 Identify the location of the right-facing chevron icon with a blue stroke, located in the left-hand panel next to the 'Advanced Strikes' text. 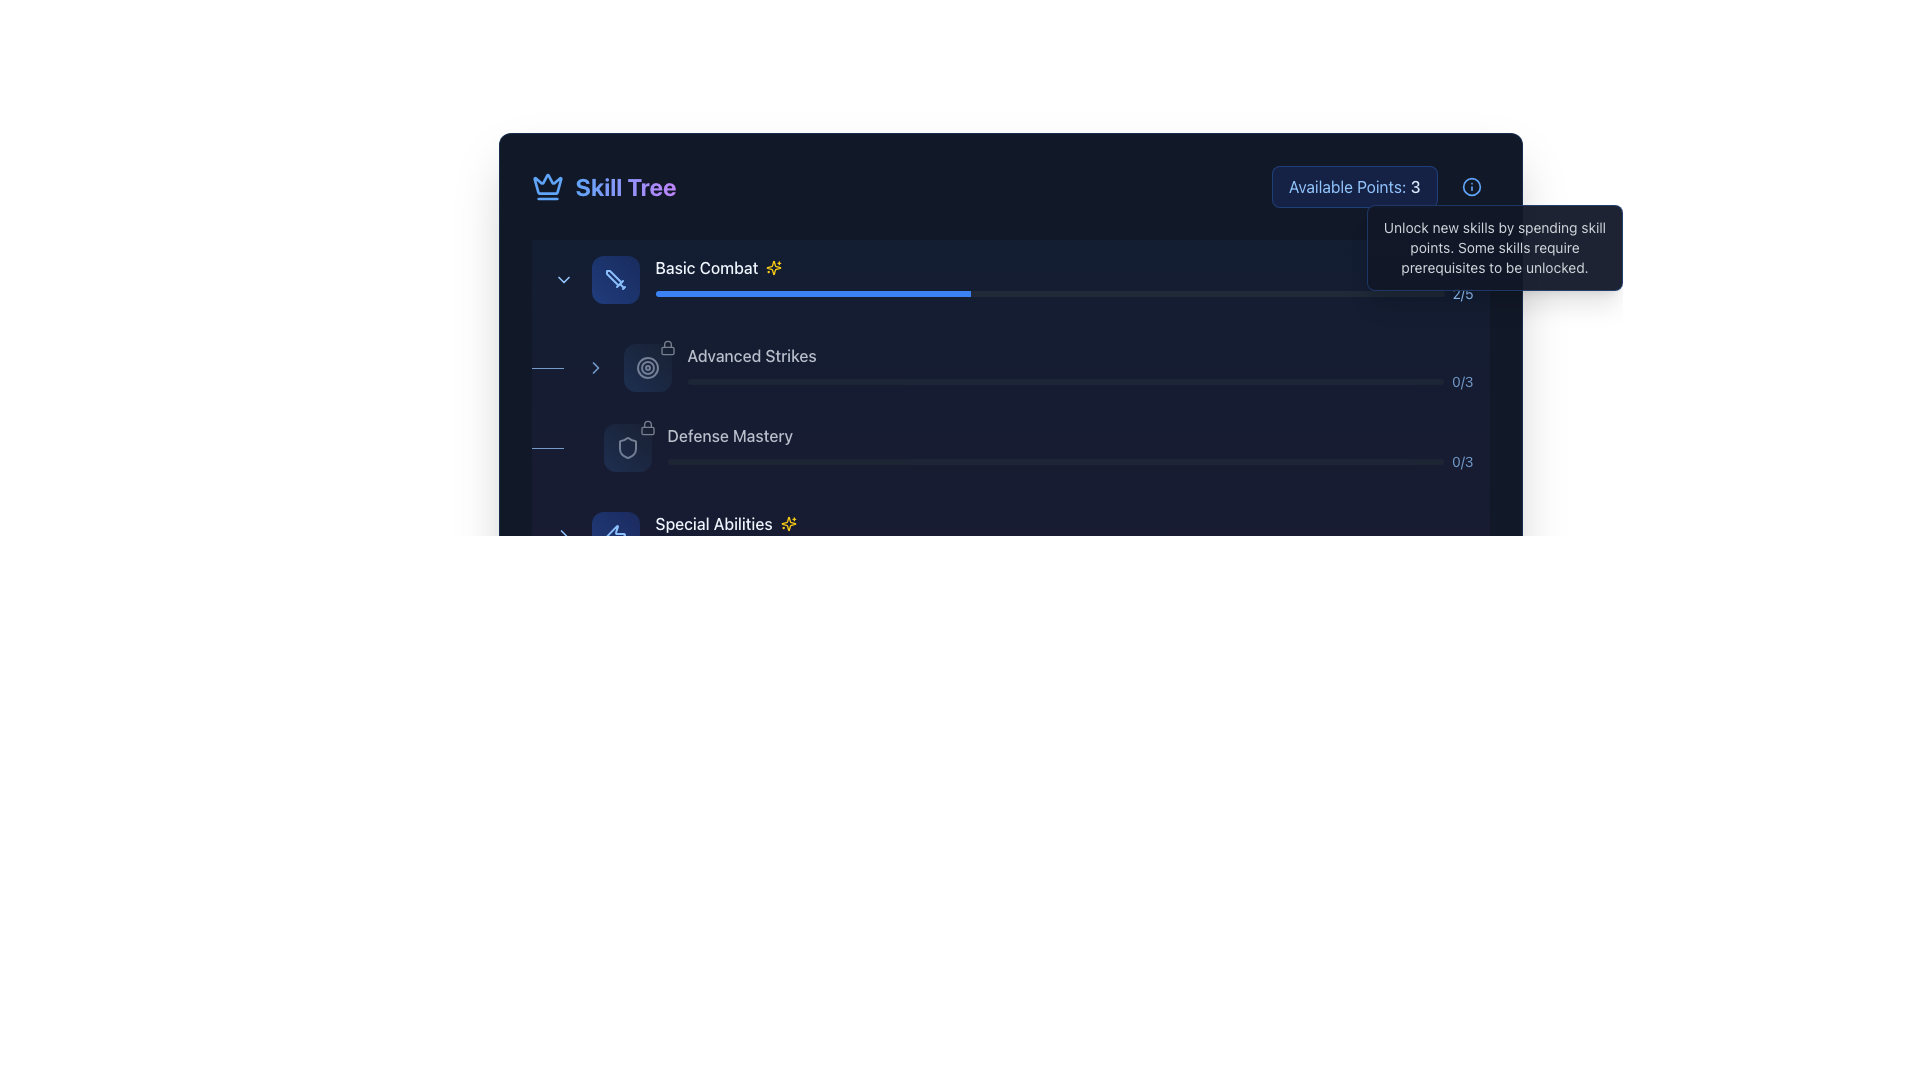
(594, 367).